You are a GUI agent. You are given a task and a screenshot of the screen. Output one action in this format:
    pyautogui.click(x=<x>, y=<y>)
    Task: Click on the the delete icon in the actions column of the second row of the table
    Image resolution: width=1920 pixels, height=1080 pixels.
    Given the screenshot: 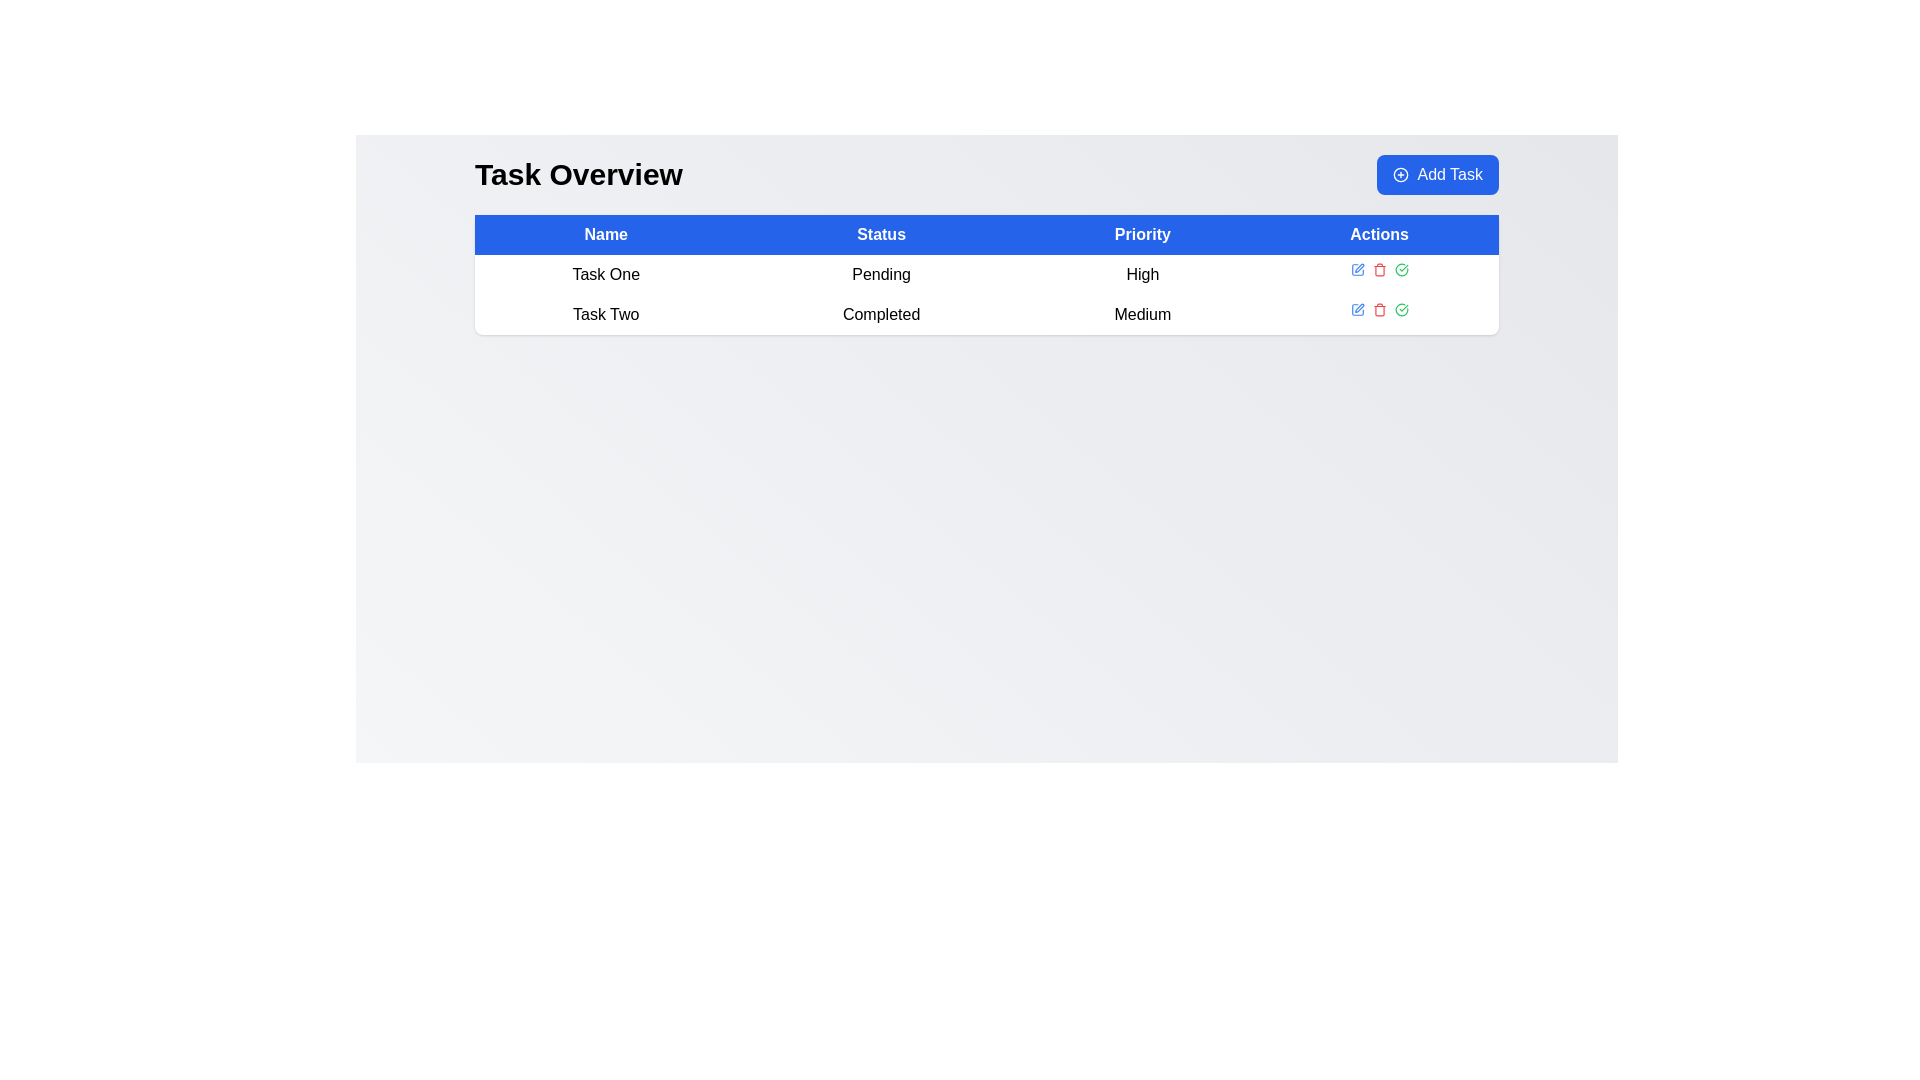 What is the action you would take?
    pyautogui.click(x=1378, y=271)
    